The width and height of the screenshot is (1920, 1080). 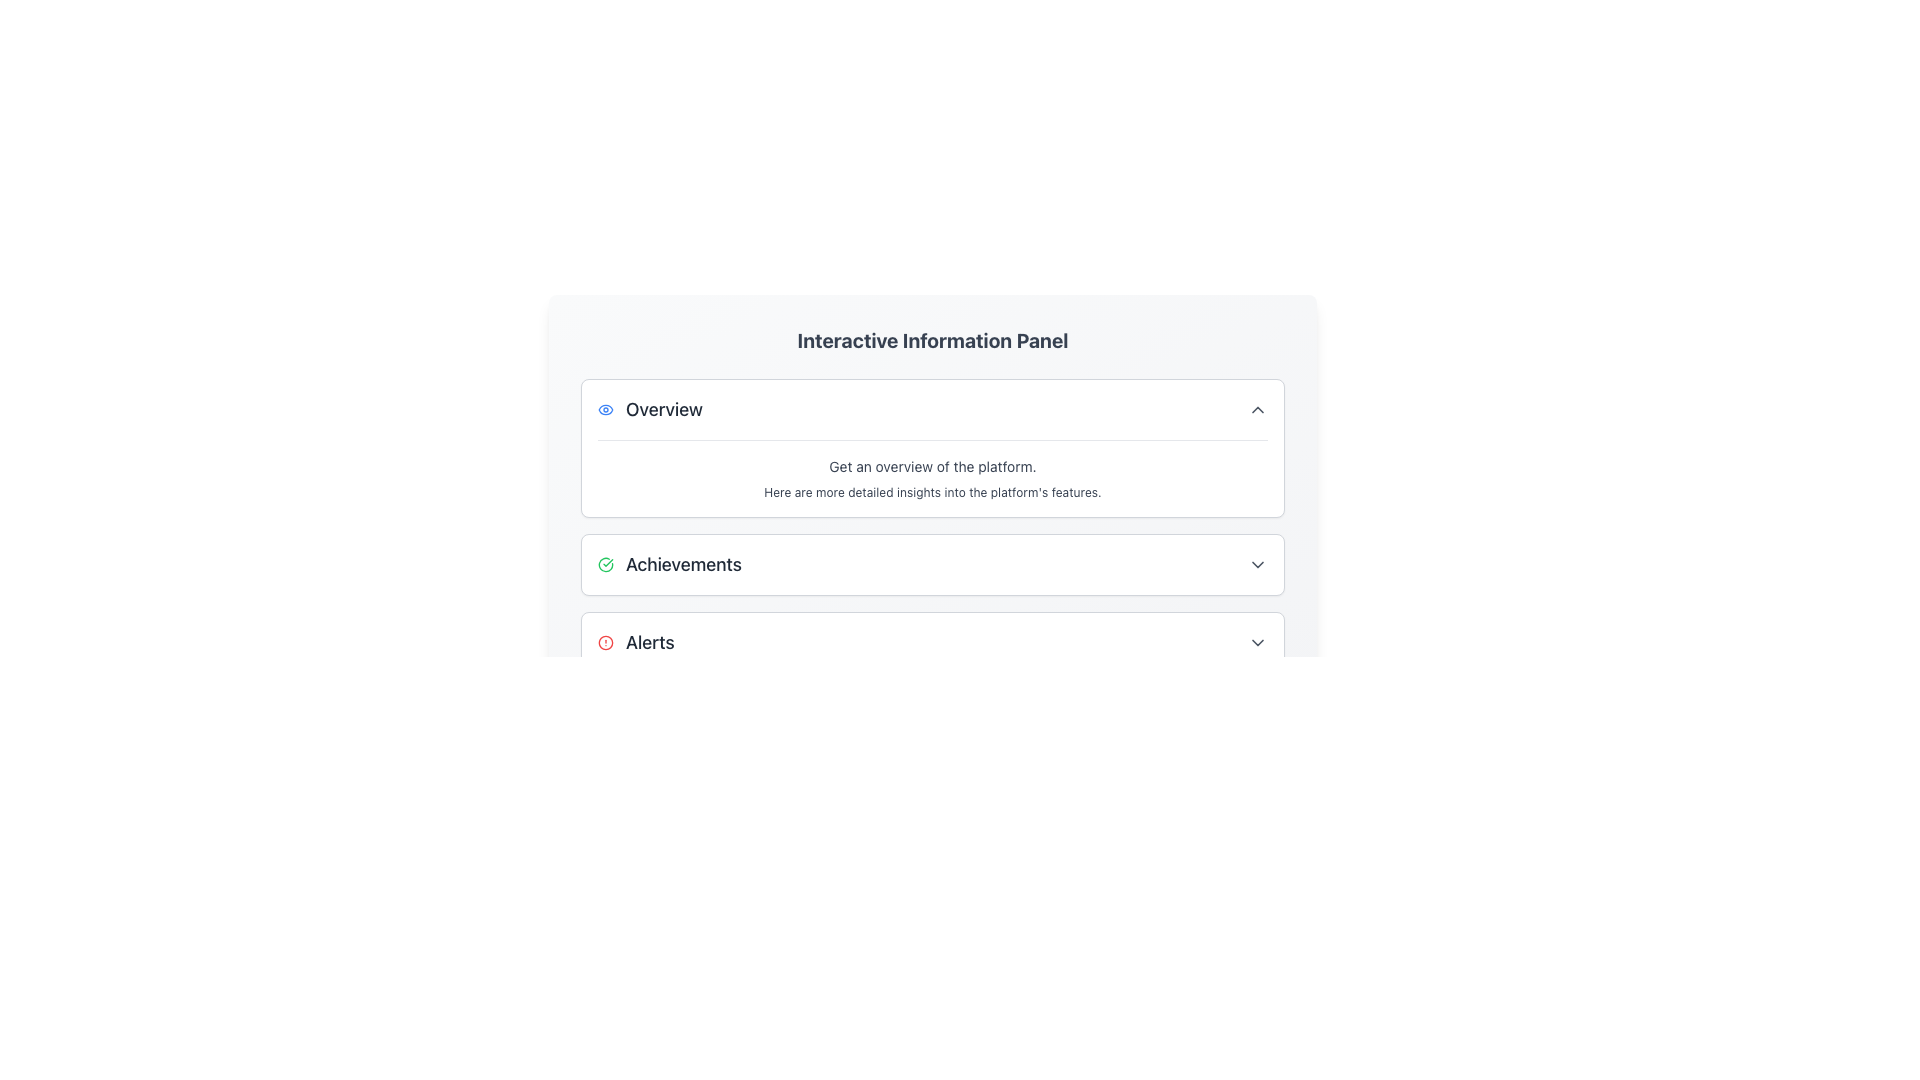 What do you see at coordinates (604, 643) in the screenshot?
I see `the alert icon located to the left of the 'Alerts' text label in the 'Interactive Information Panel'` at bounding box center [604, 643].